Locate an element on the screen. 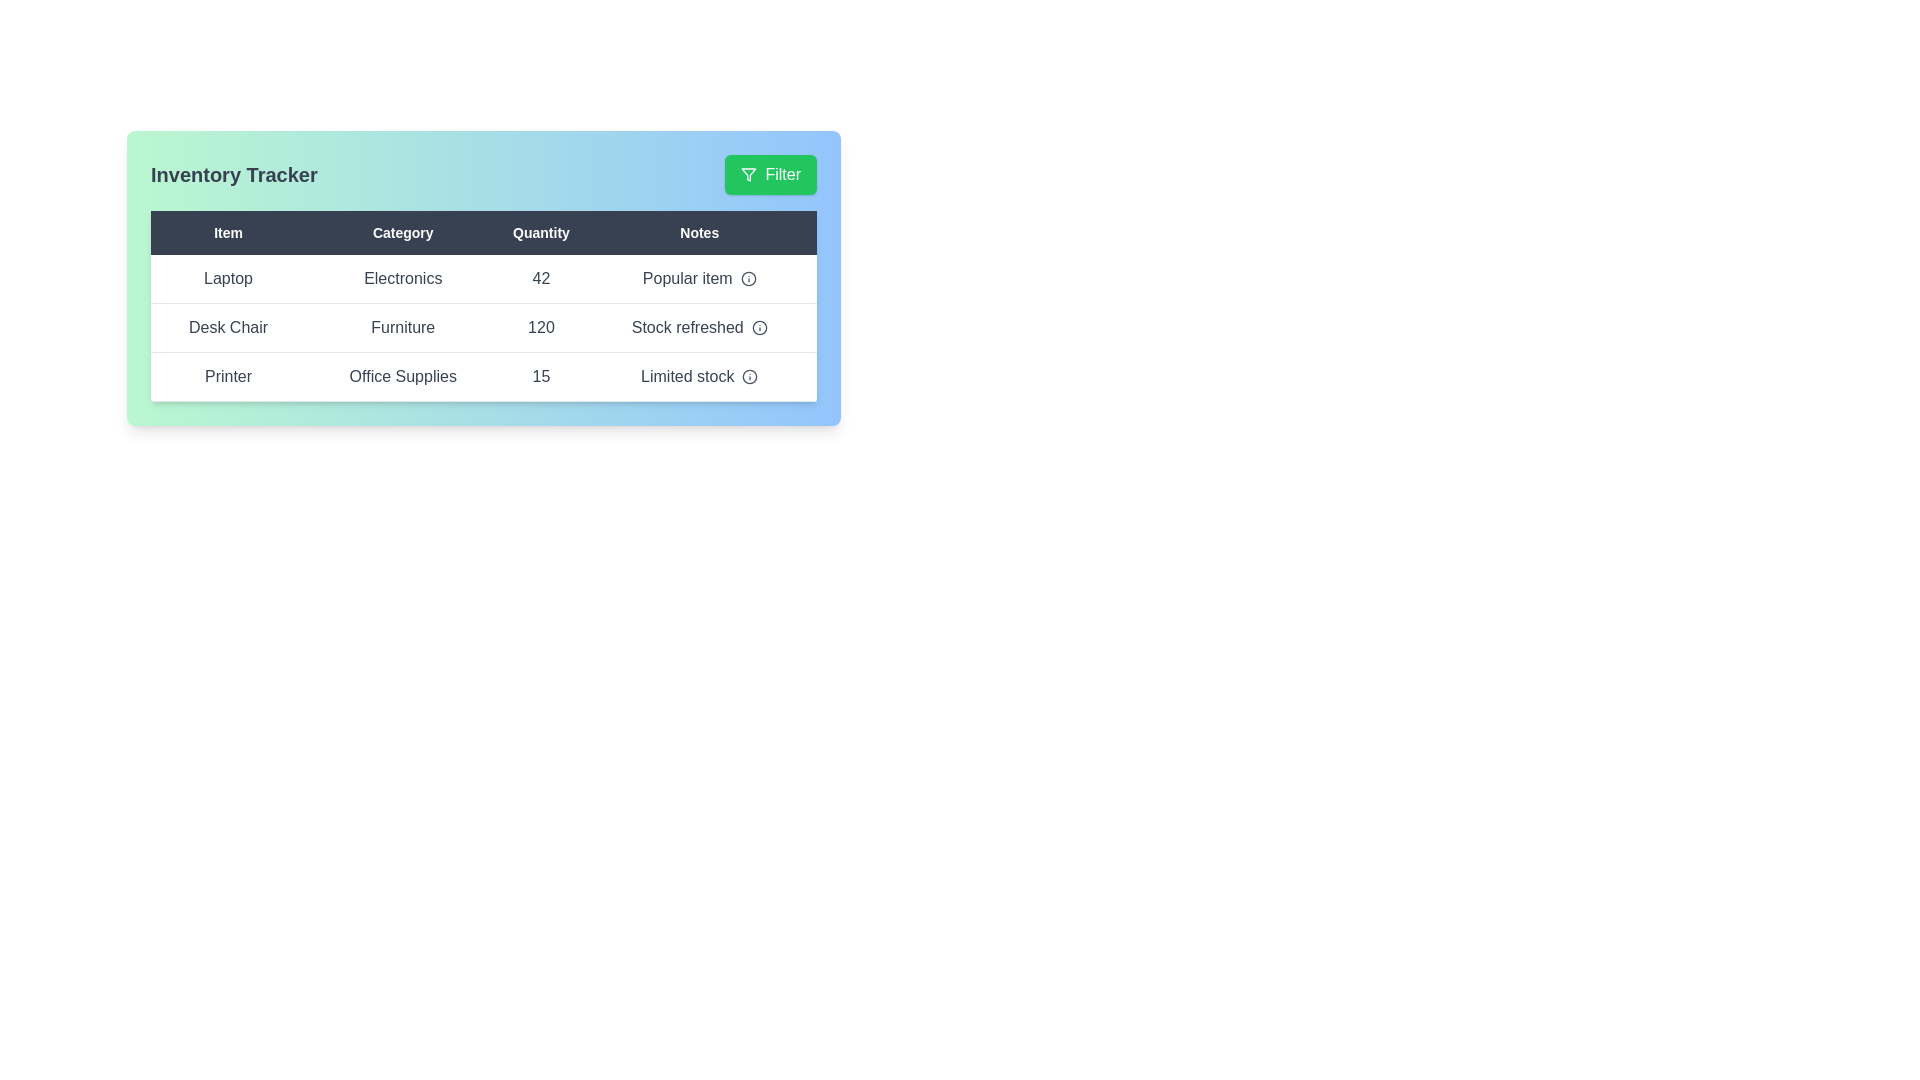 The image size is (1920, 1080). the cell containing Desk Chair to select its text is located at coordinates (228, 326).